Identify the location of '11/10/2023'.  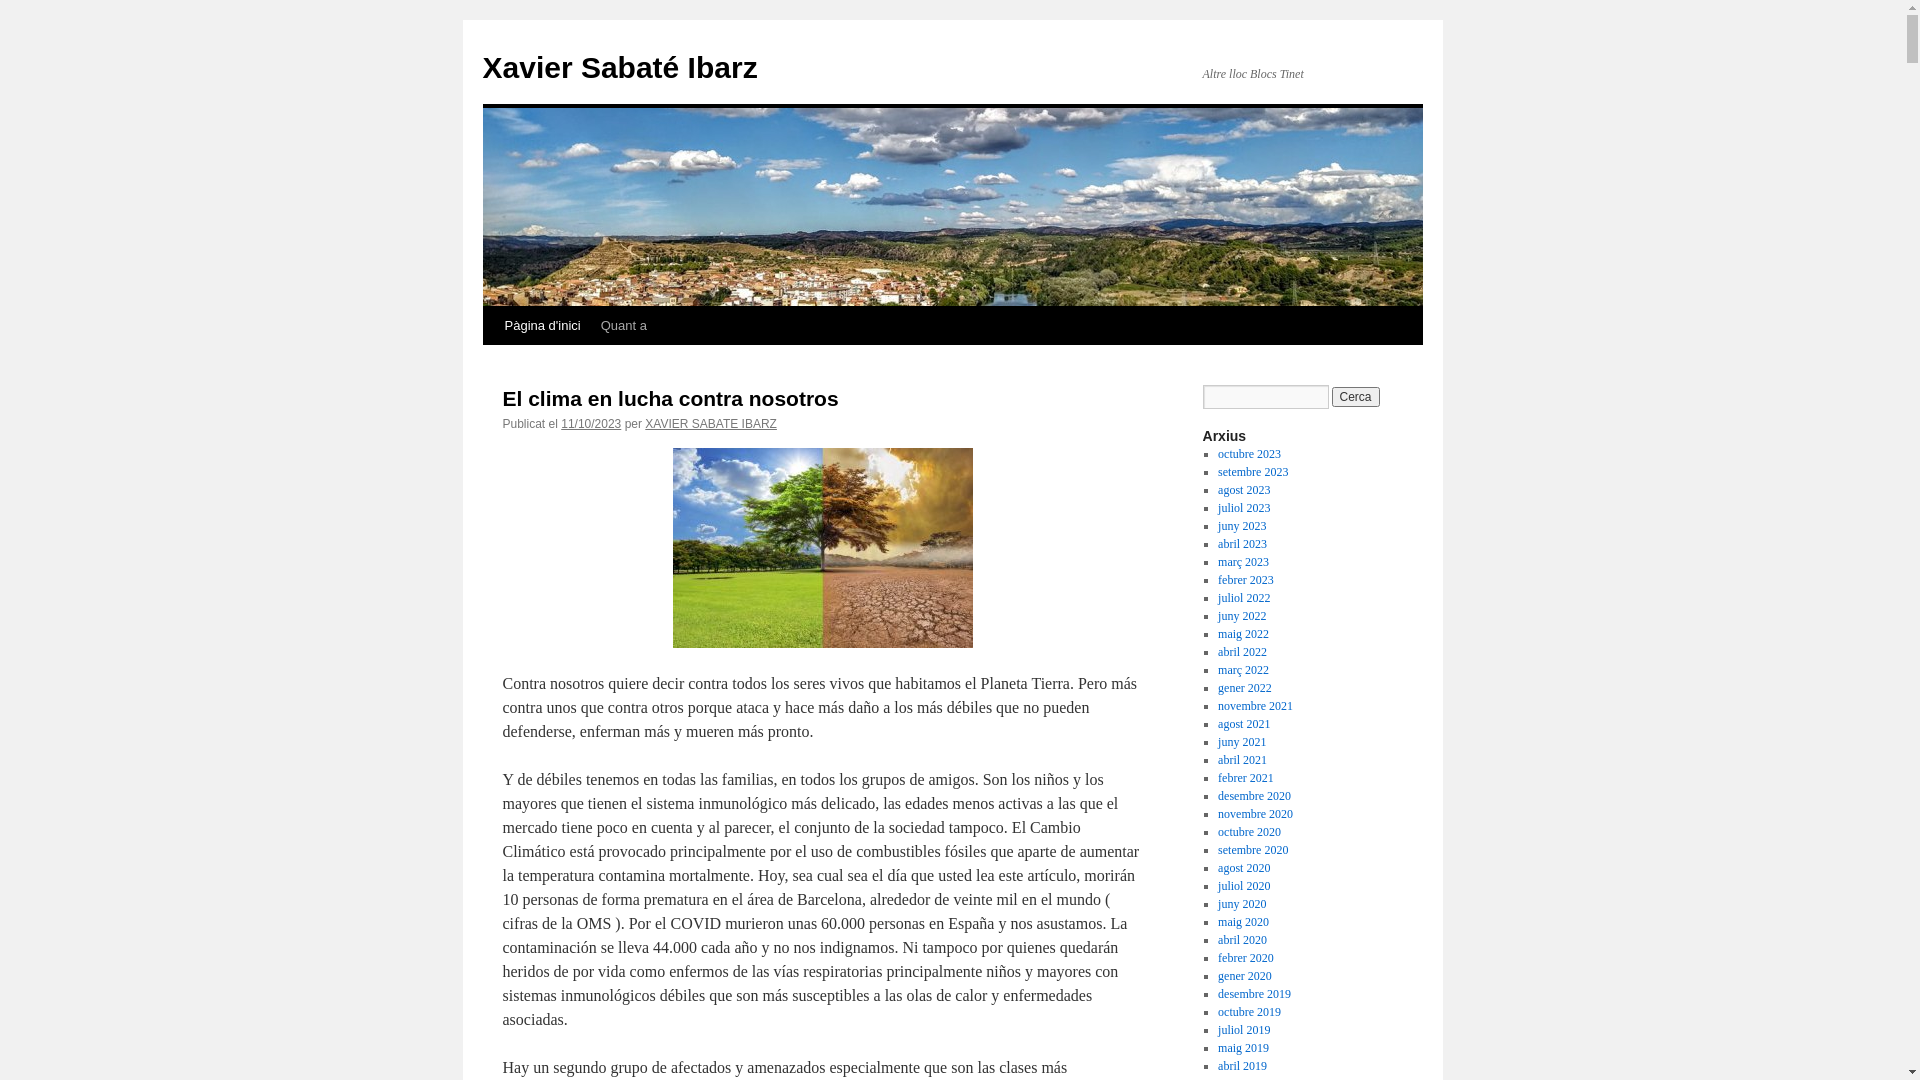
(560, 423).